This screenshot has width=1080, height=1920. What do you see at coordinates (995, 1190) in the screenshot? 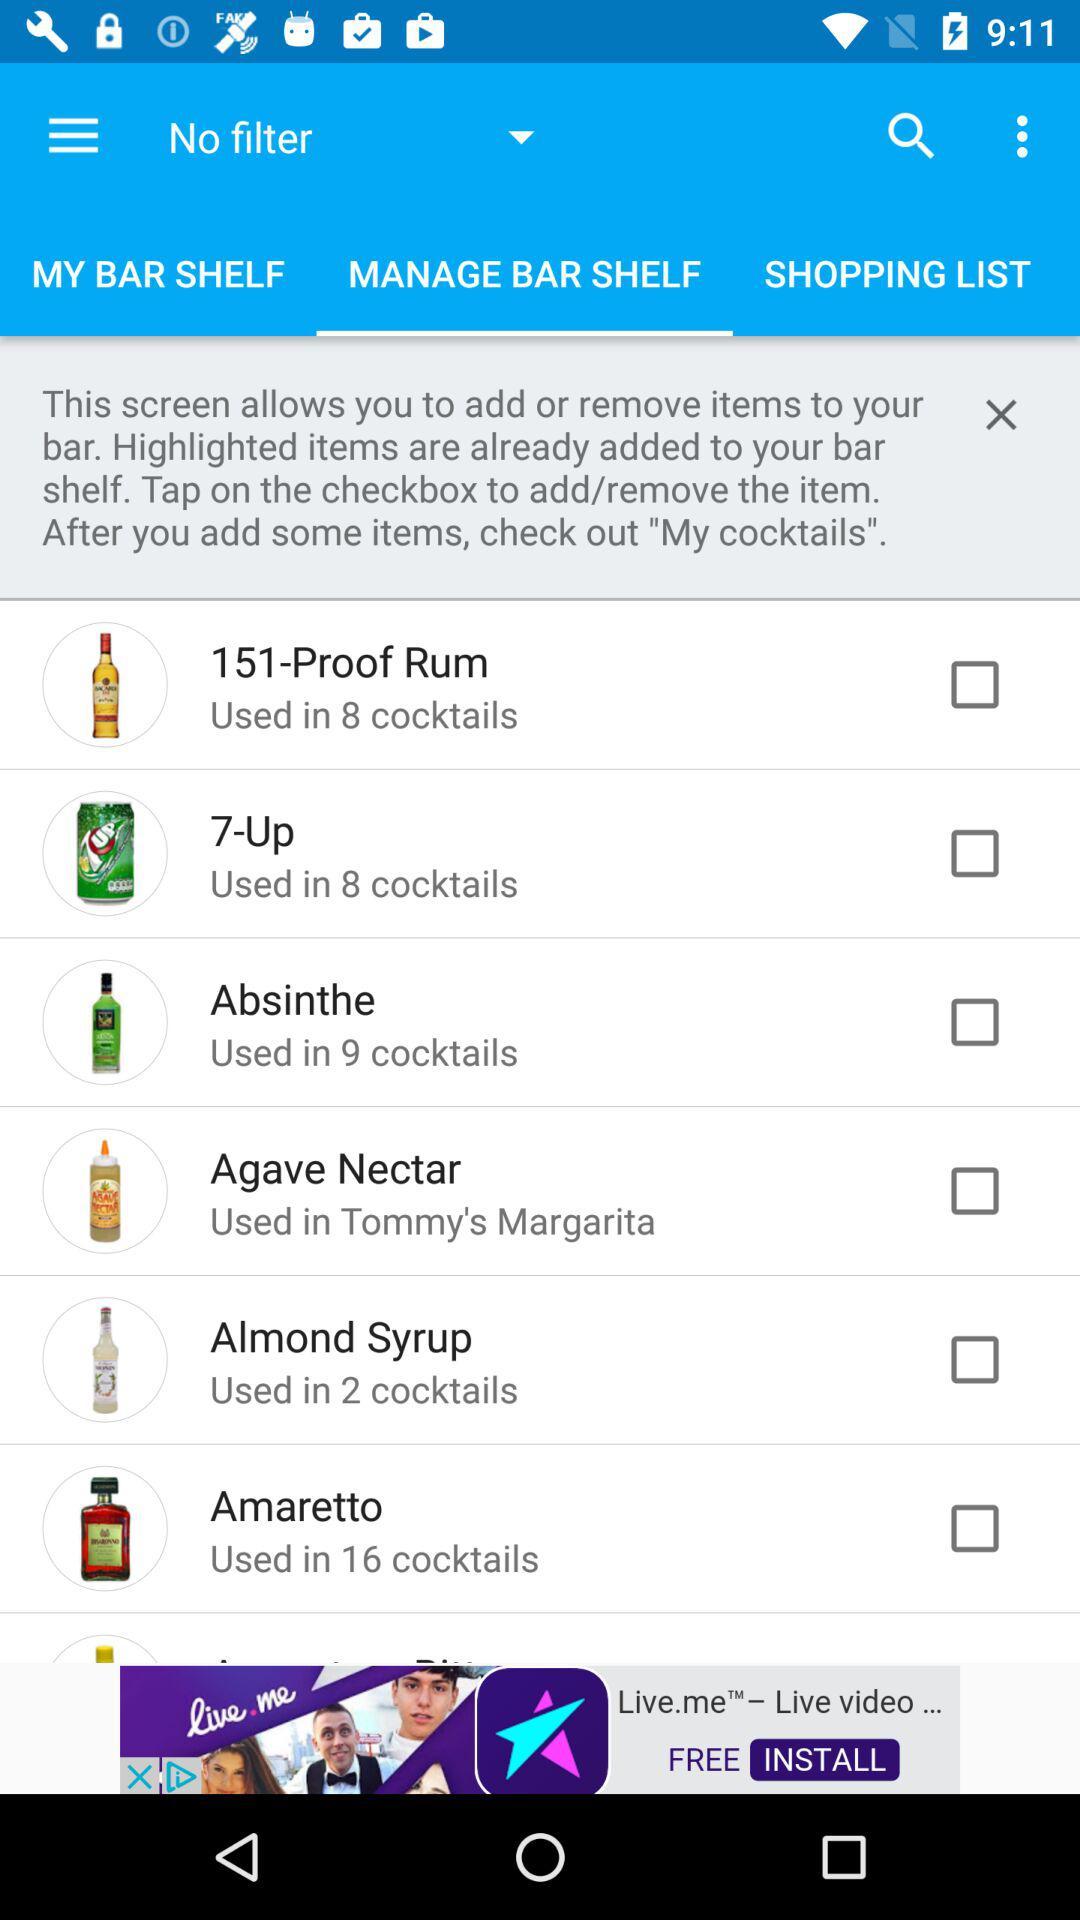
I see `item to bar` at bounding box center [995, 1190].